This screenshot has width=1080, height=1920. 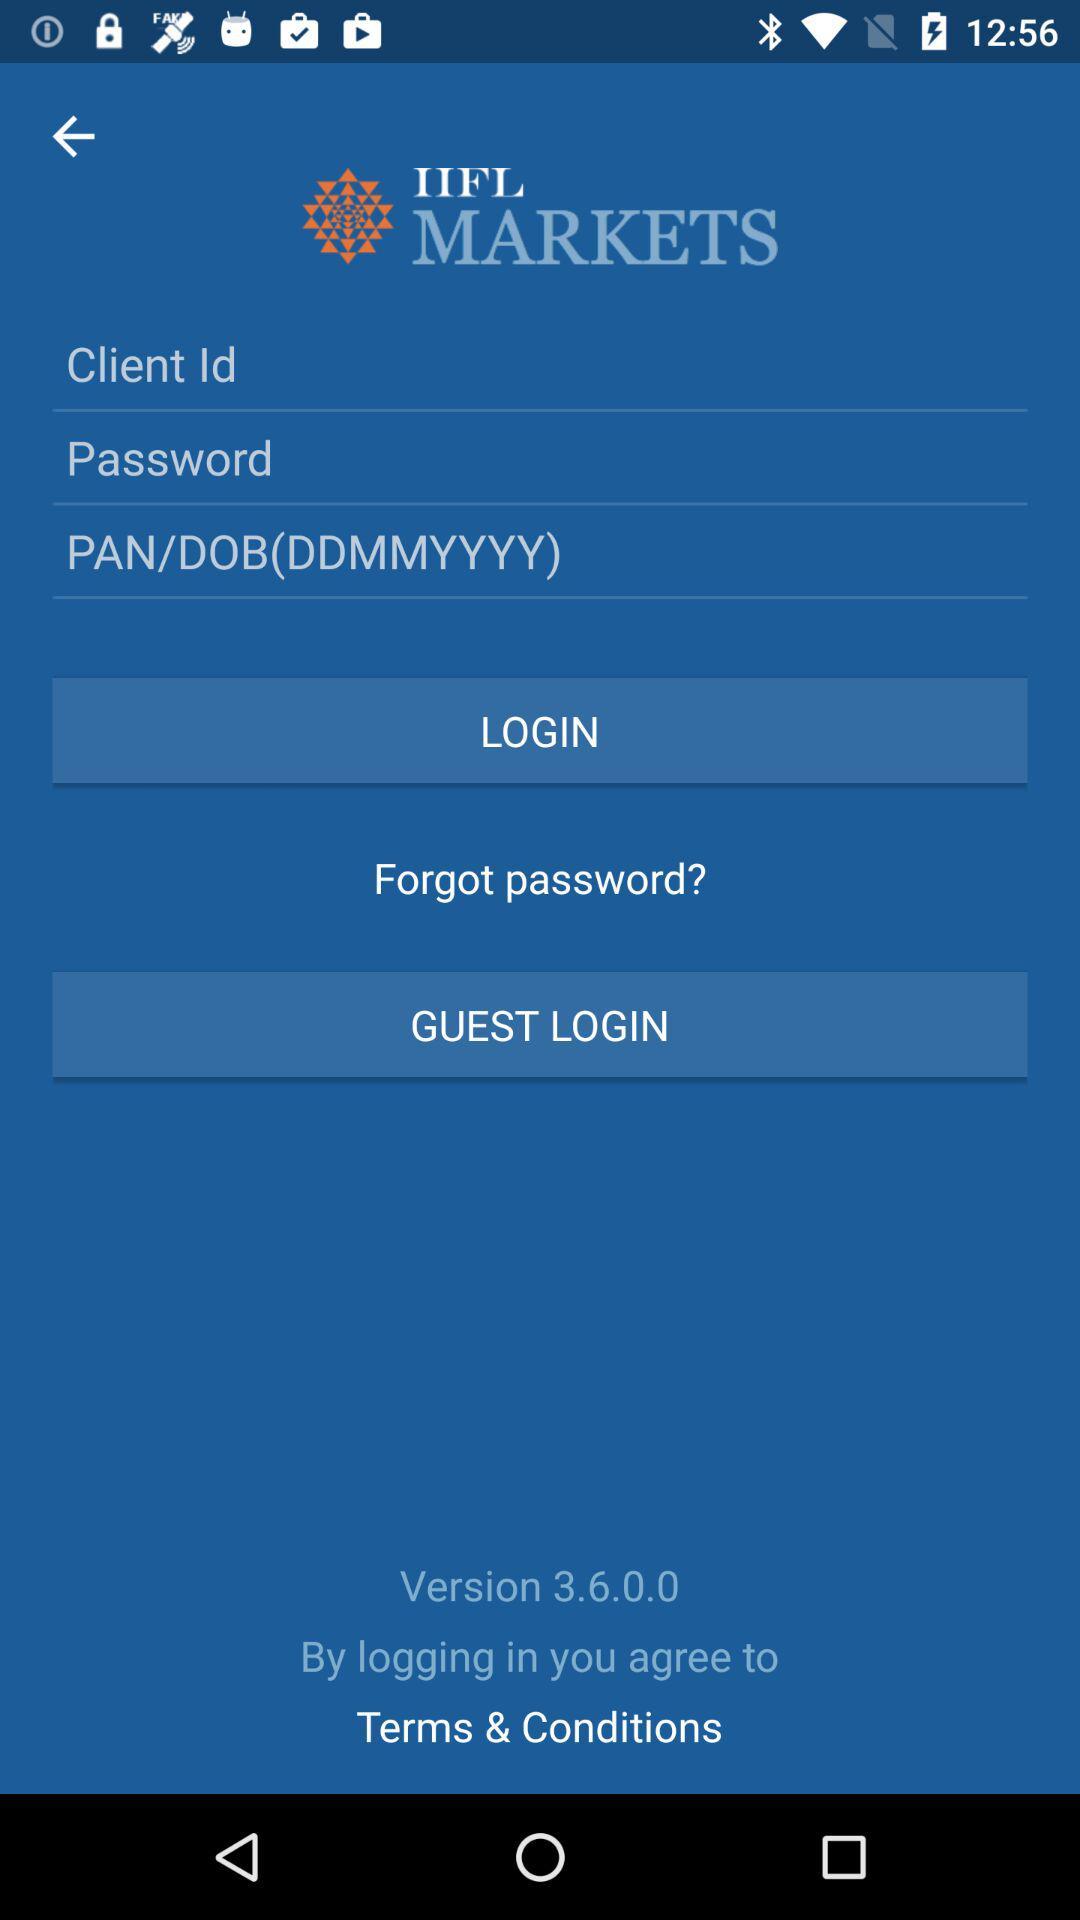 What do you see at coordinates (540, 729) in the screenshot?
I see `login` at bounding box center [540, 729].